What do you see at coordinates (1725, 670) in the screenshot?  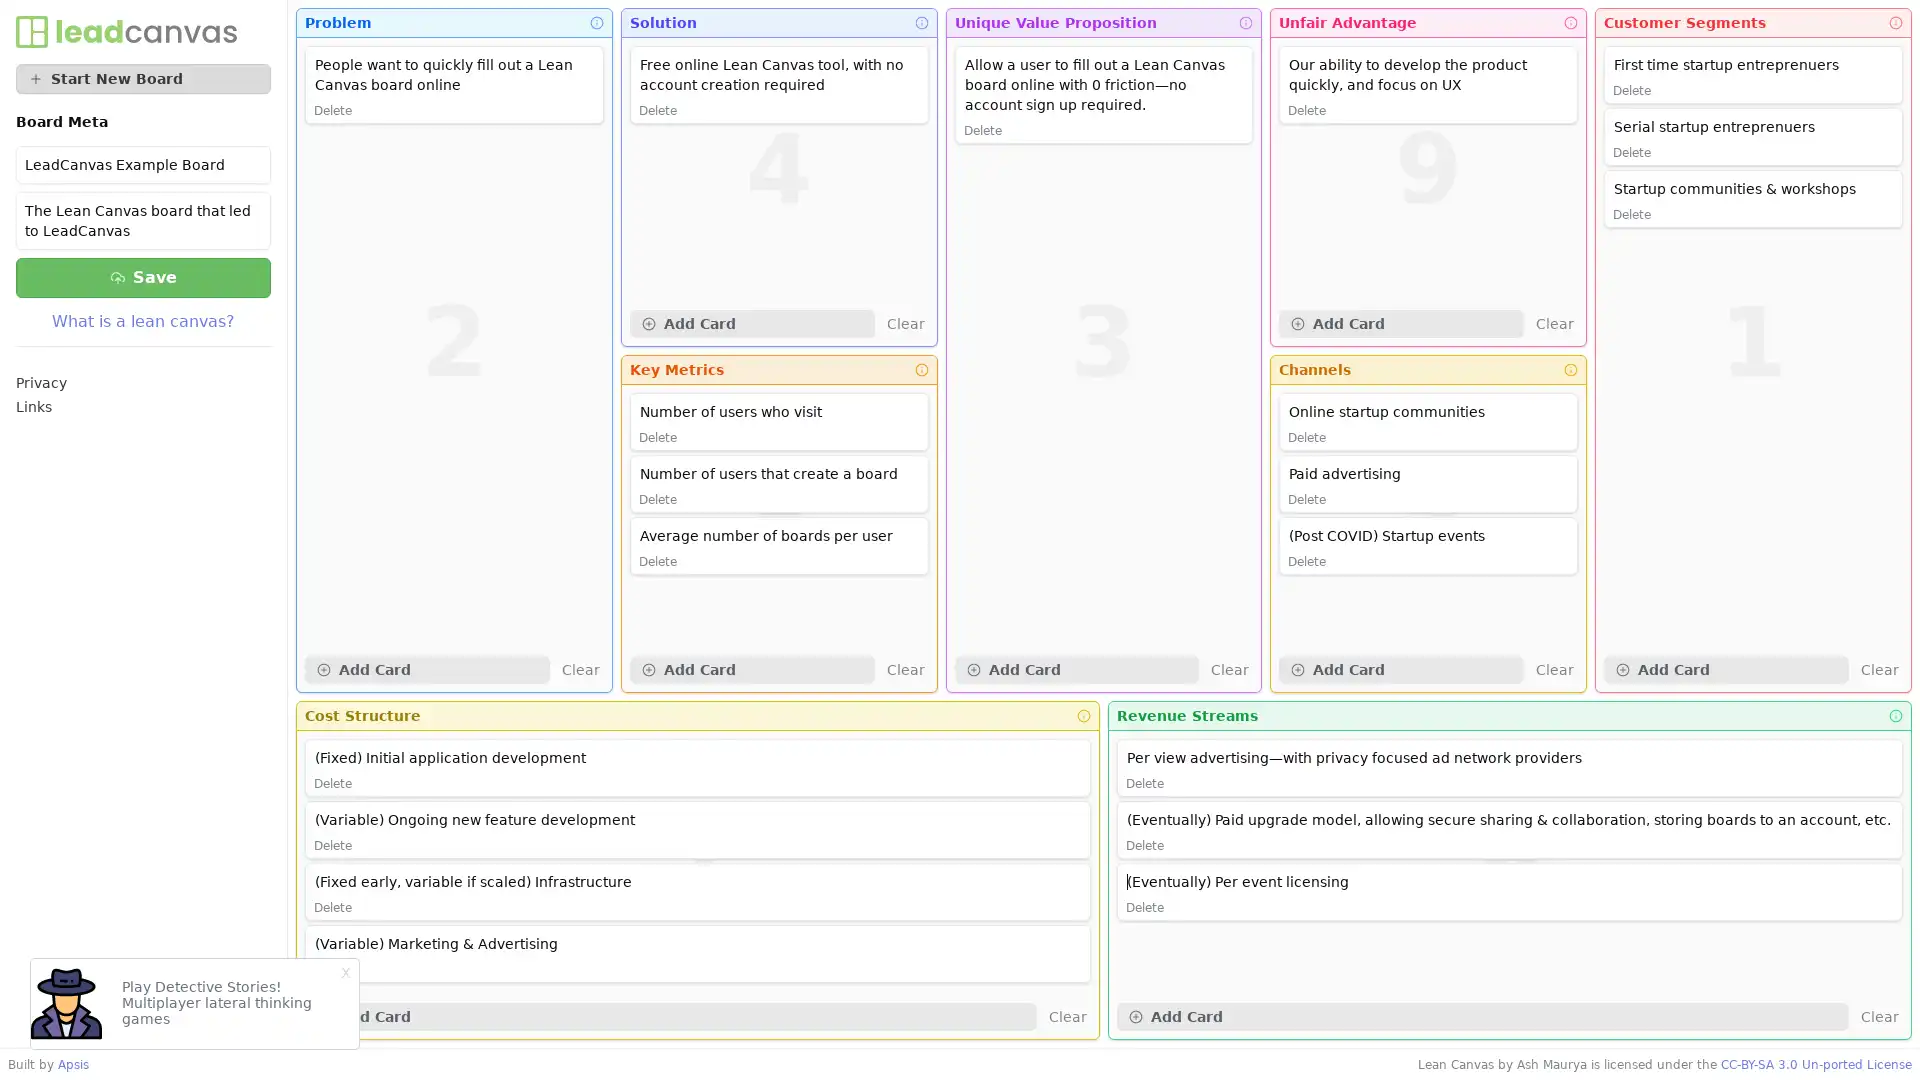 I see `Add Card` at bounding box center [1725, 670].